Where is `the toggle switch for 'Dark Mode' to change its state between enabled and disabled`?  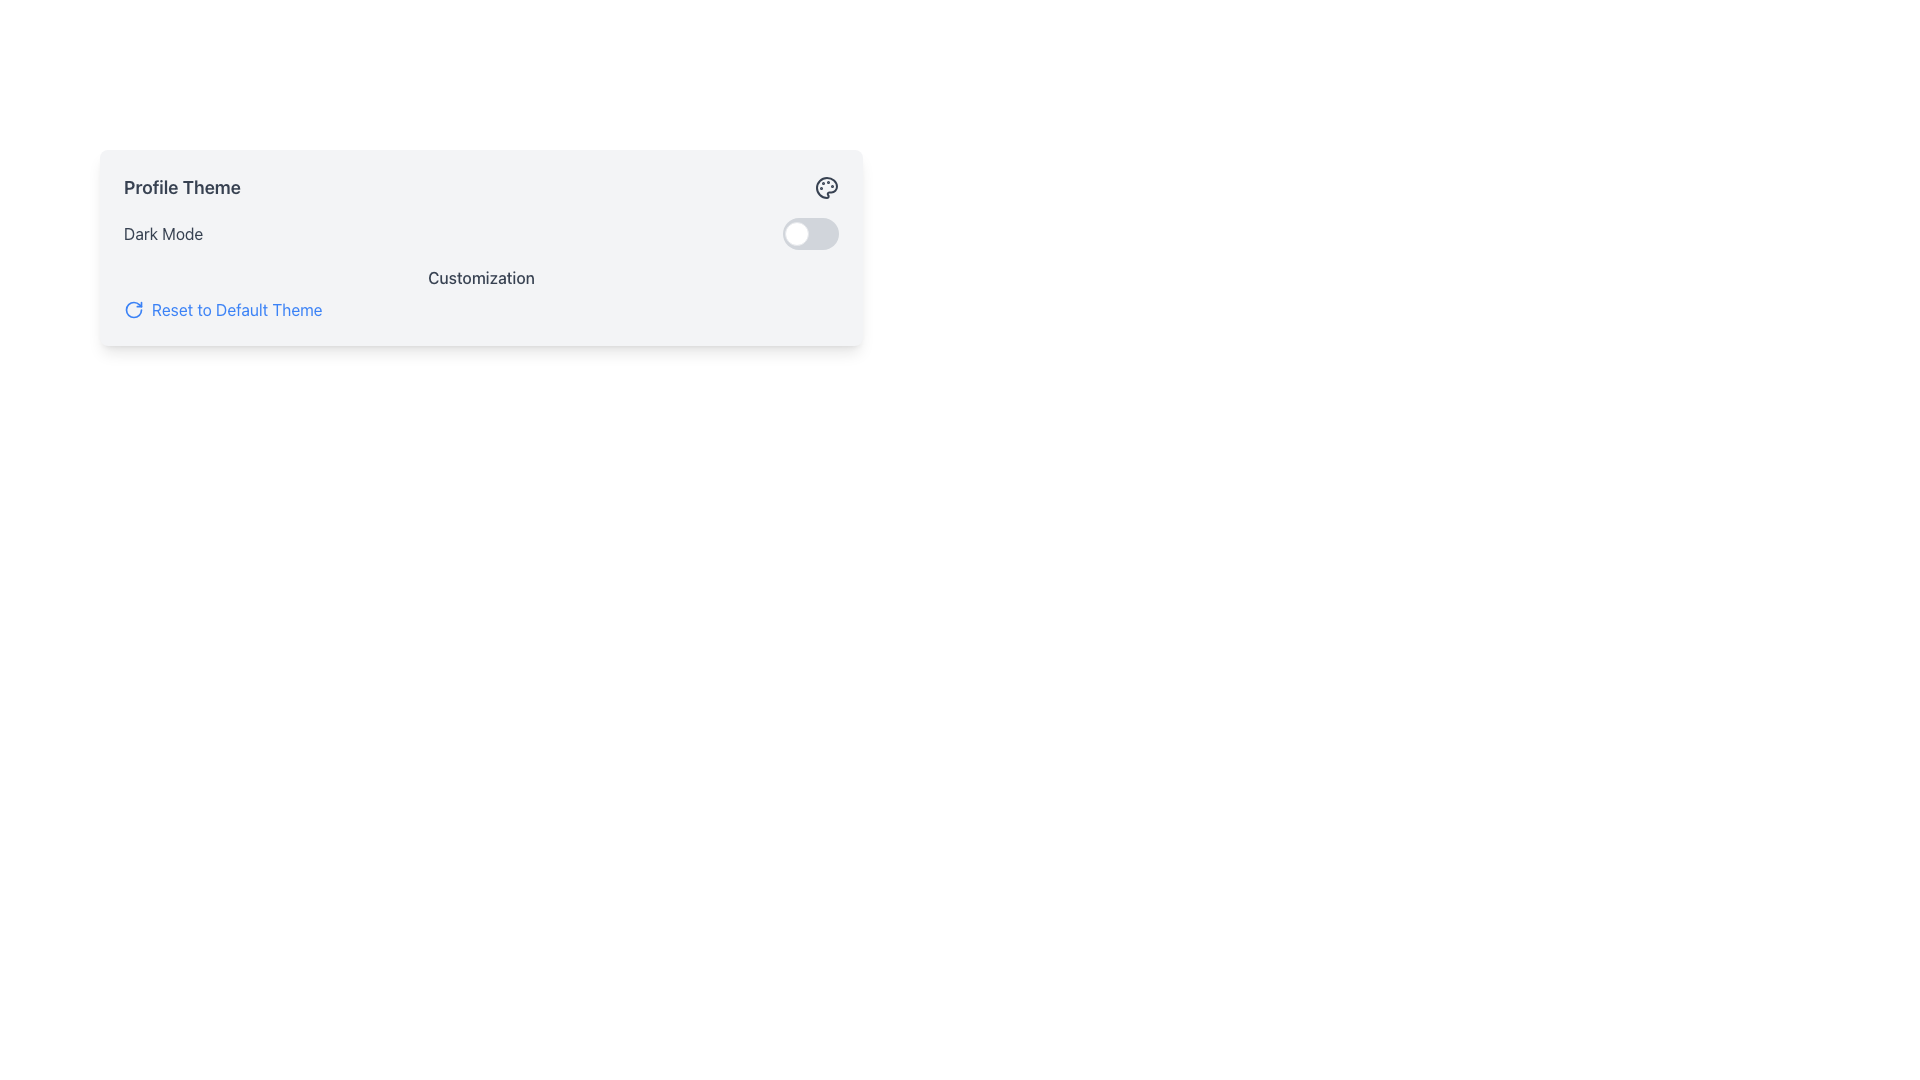 the toggle switch for 'Dark Mode' to change its state between enabled and disabled is located at coordinates (811, 233).